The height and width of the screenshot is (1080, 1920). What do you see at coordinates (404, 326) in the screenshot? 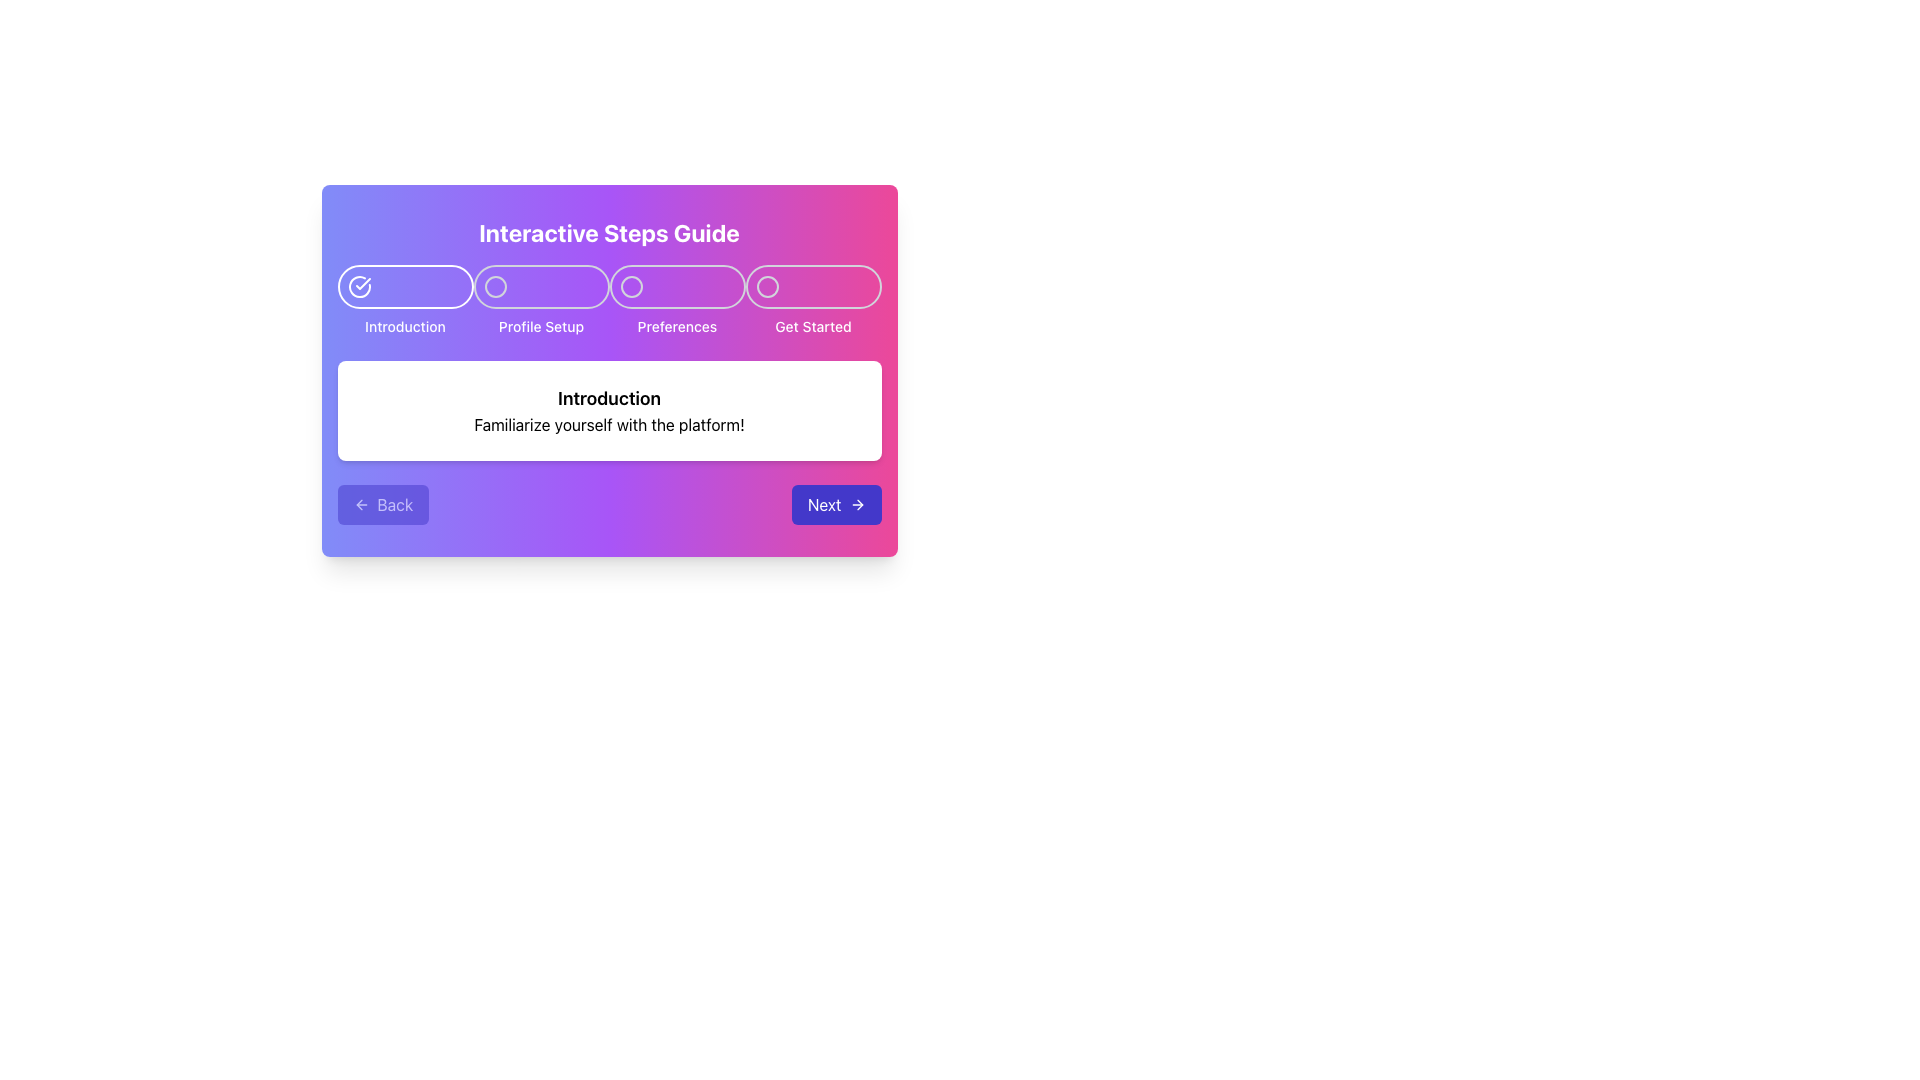
I see `the Text Label that represents the introduction stage of a multi-step process, located near the top left of the layout under a round icon` at bounding box center [404, 326].